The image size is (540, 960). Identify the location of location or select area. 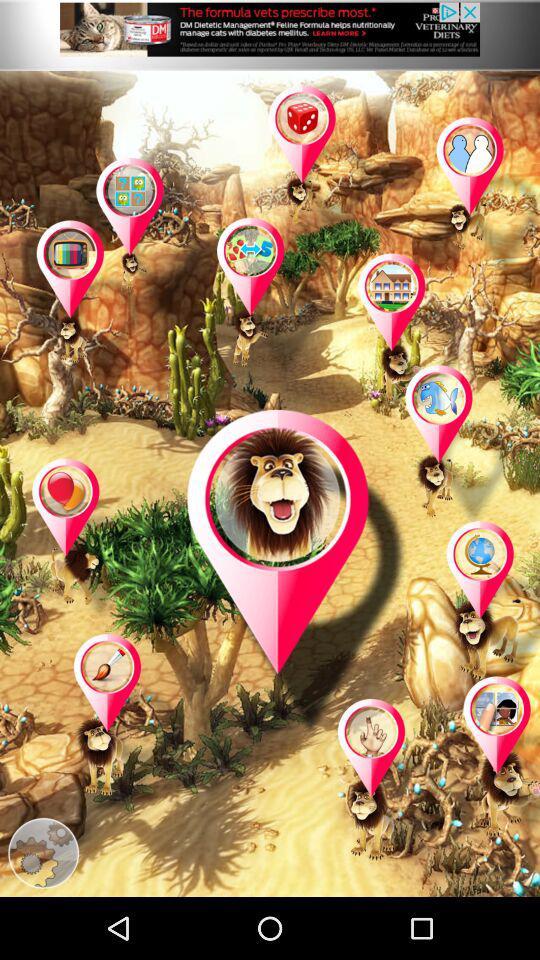
(270, 298).